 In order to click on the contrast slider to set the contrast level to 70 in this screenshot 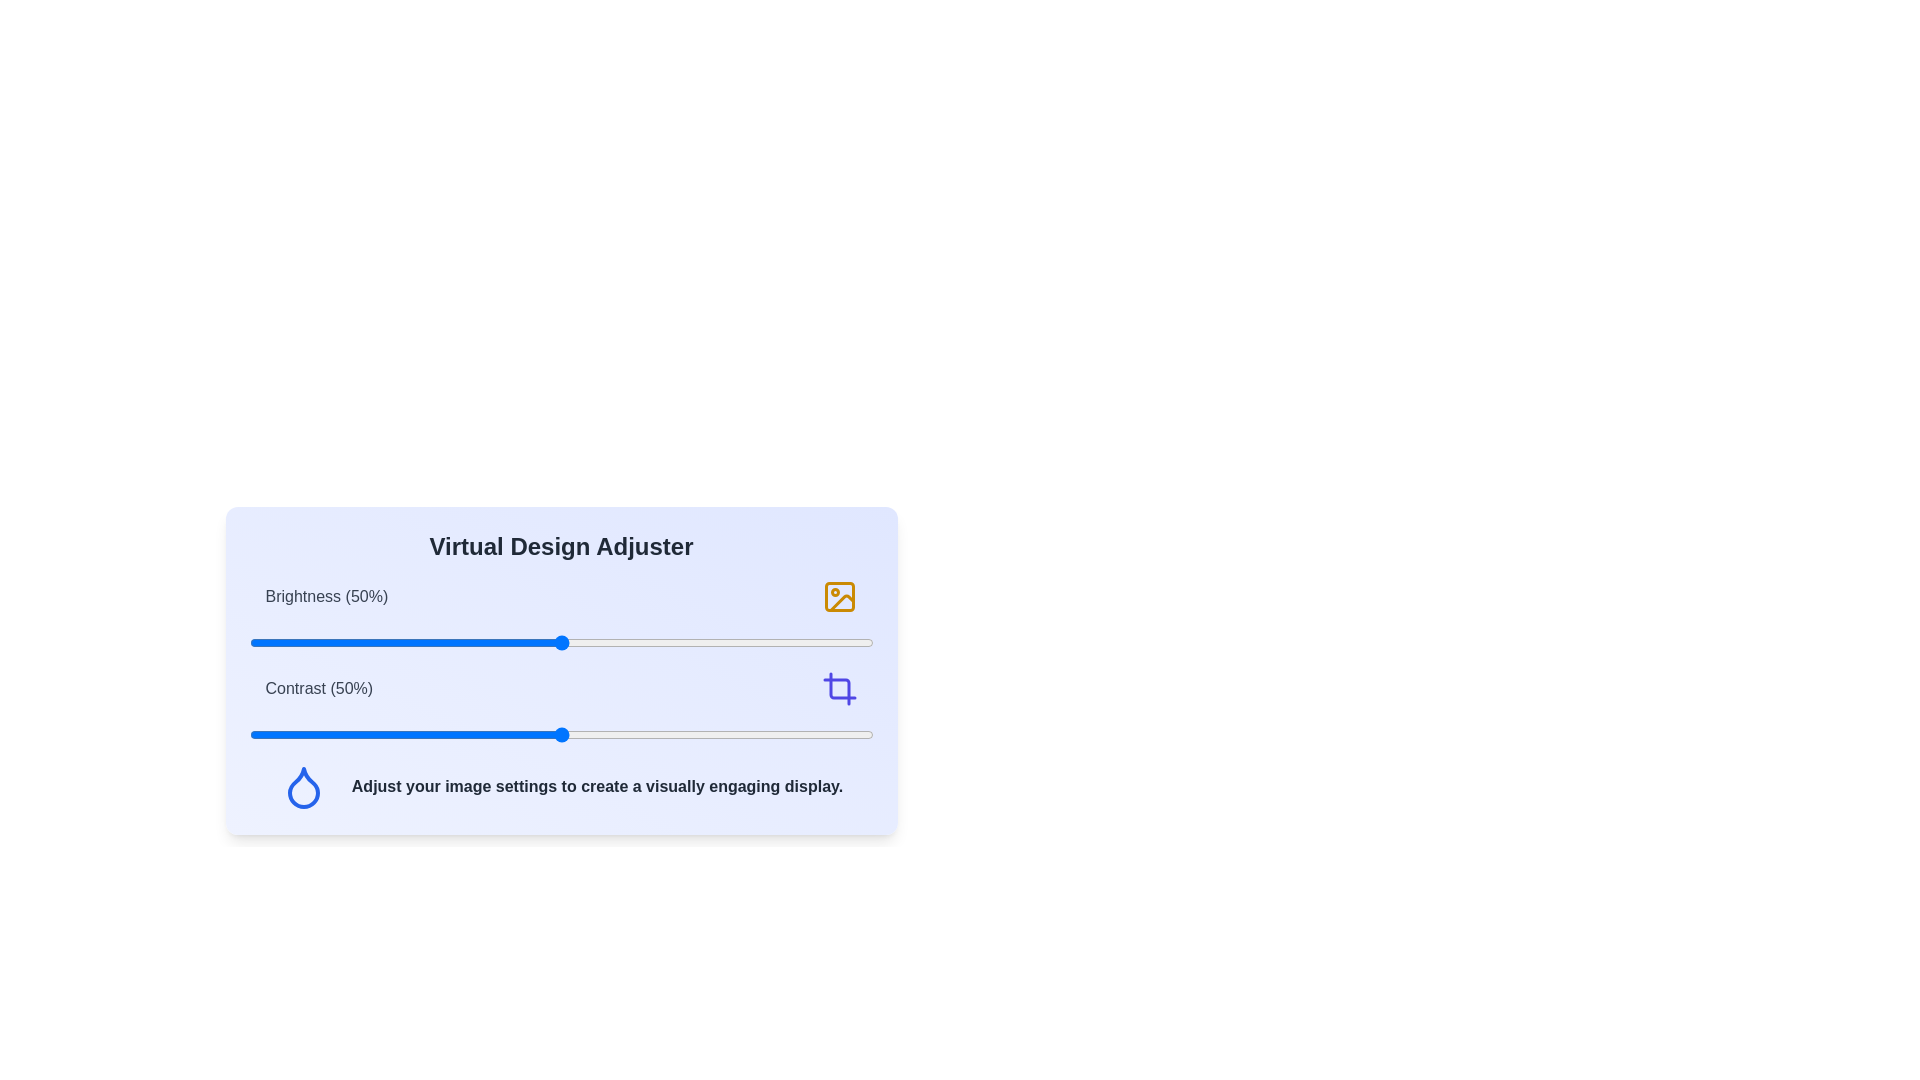, I will do `click(686, 735)`.